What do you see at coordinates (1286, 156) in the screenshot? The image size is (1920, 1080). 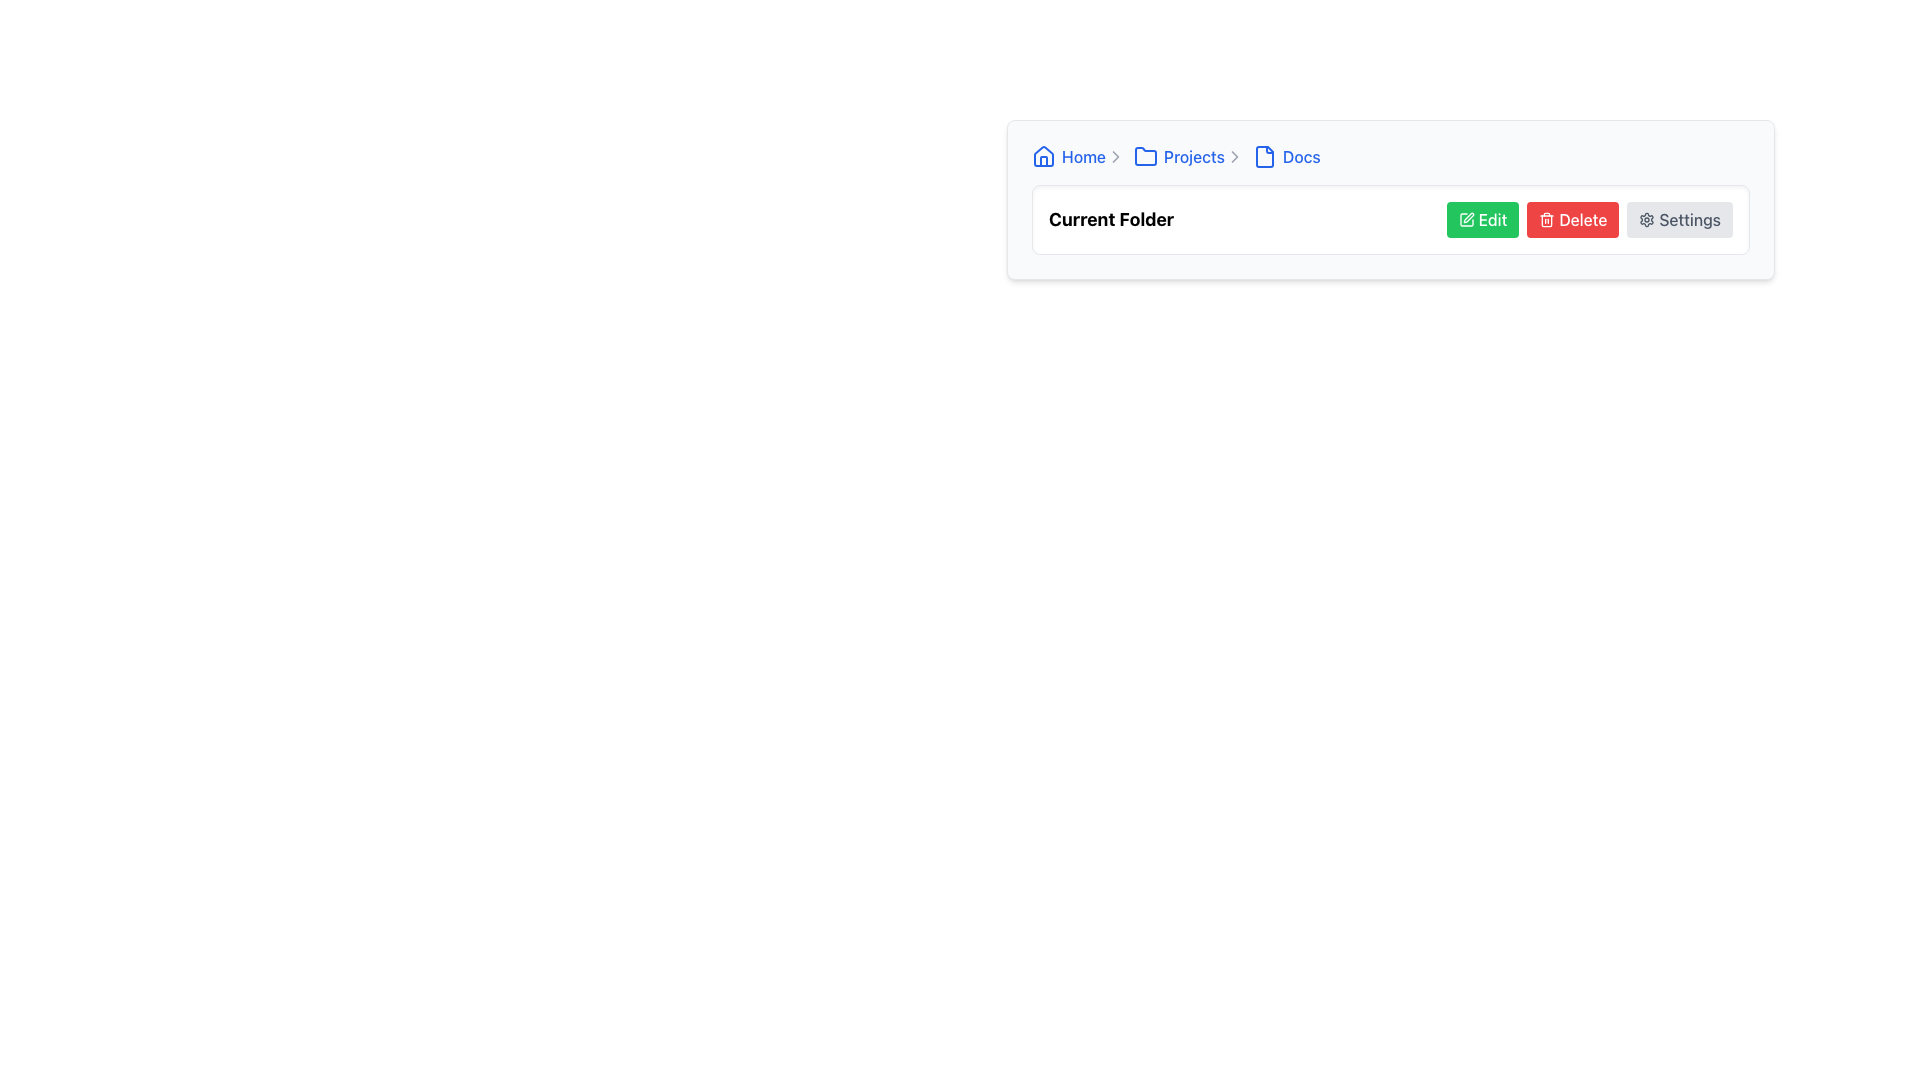 I see `the blue link labeled 'Docs' in the breadcrumb navigation bar` at bounding box center [1286, 156].